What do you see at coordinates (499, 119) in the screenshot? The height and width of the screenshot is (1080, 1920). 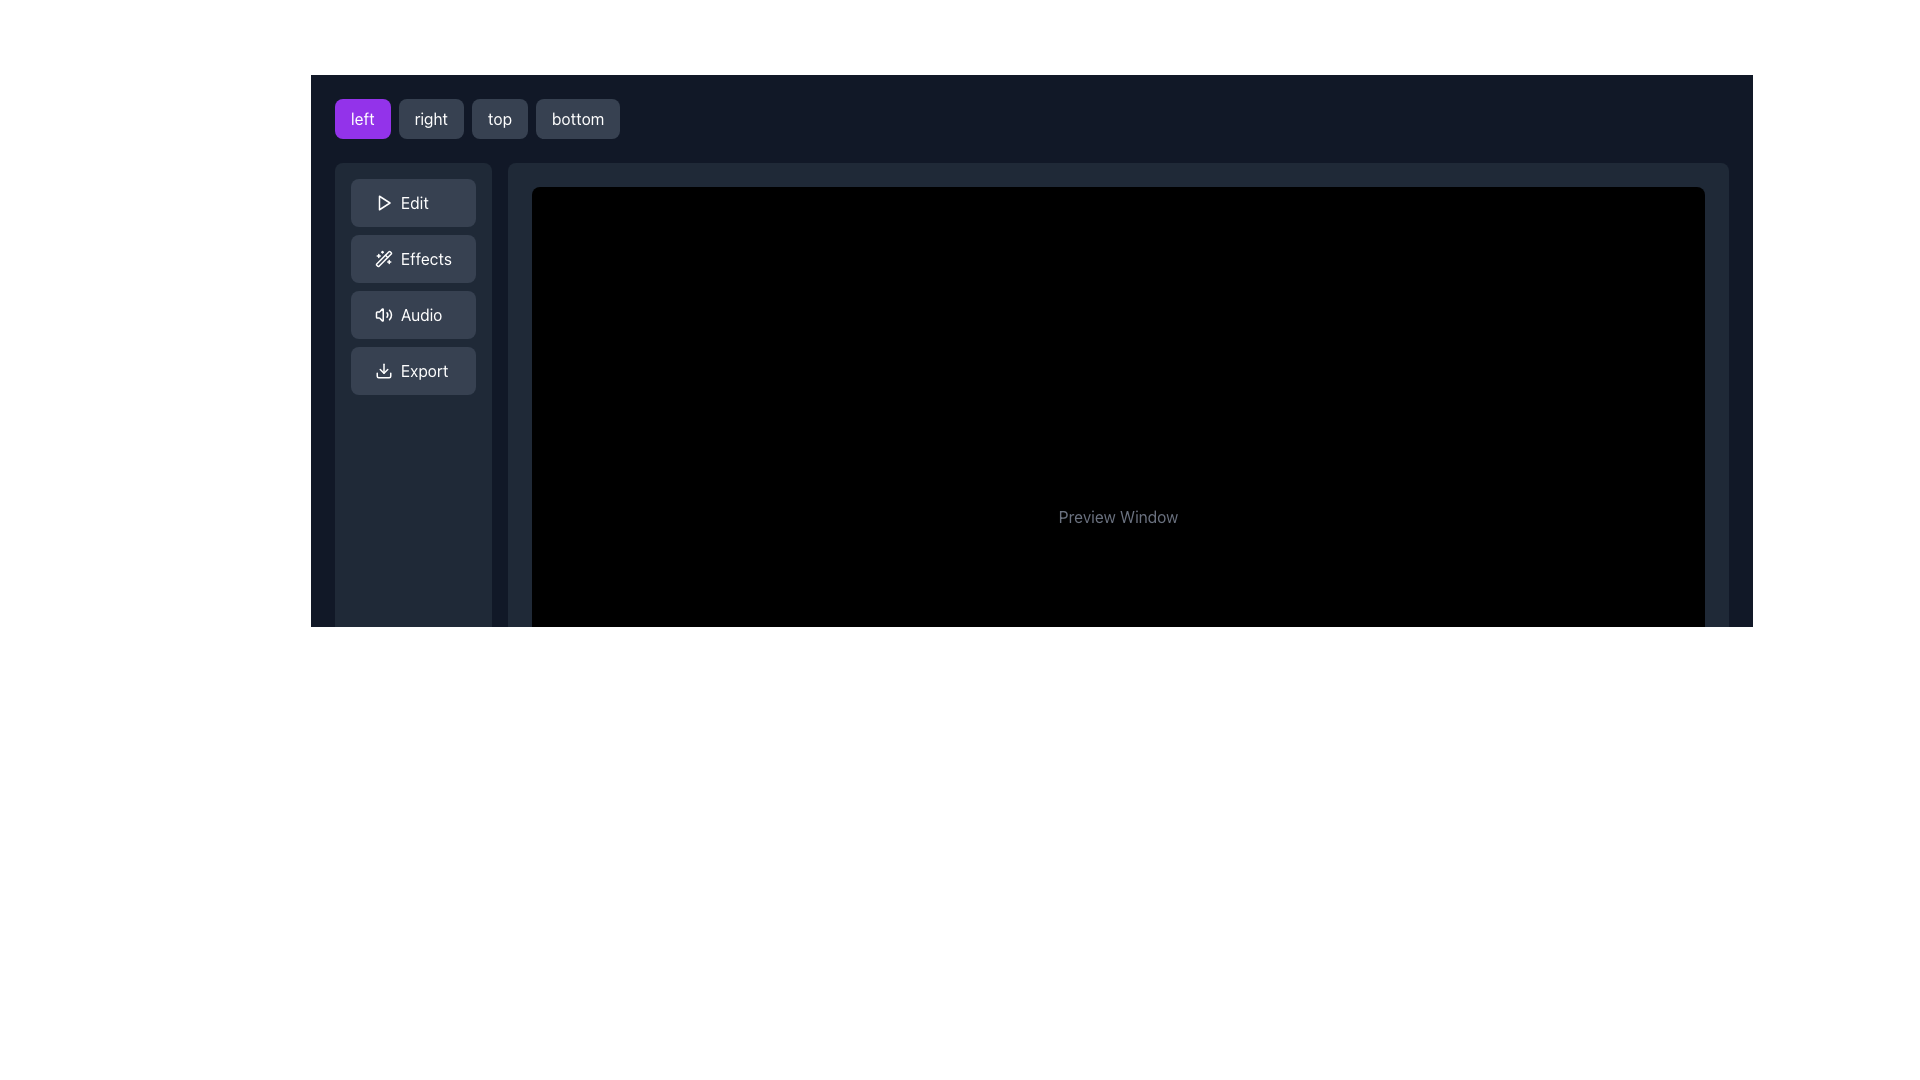 I see `the 'top' button, which is a rectangular button with rounded corners, dark gray background, and text 'top' centered inside it, to activate hover effects` at bounding box center [499, 119].